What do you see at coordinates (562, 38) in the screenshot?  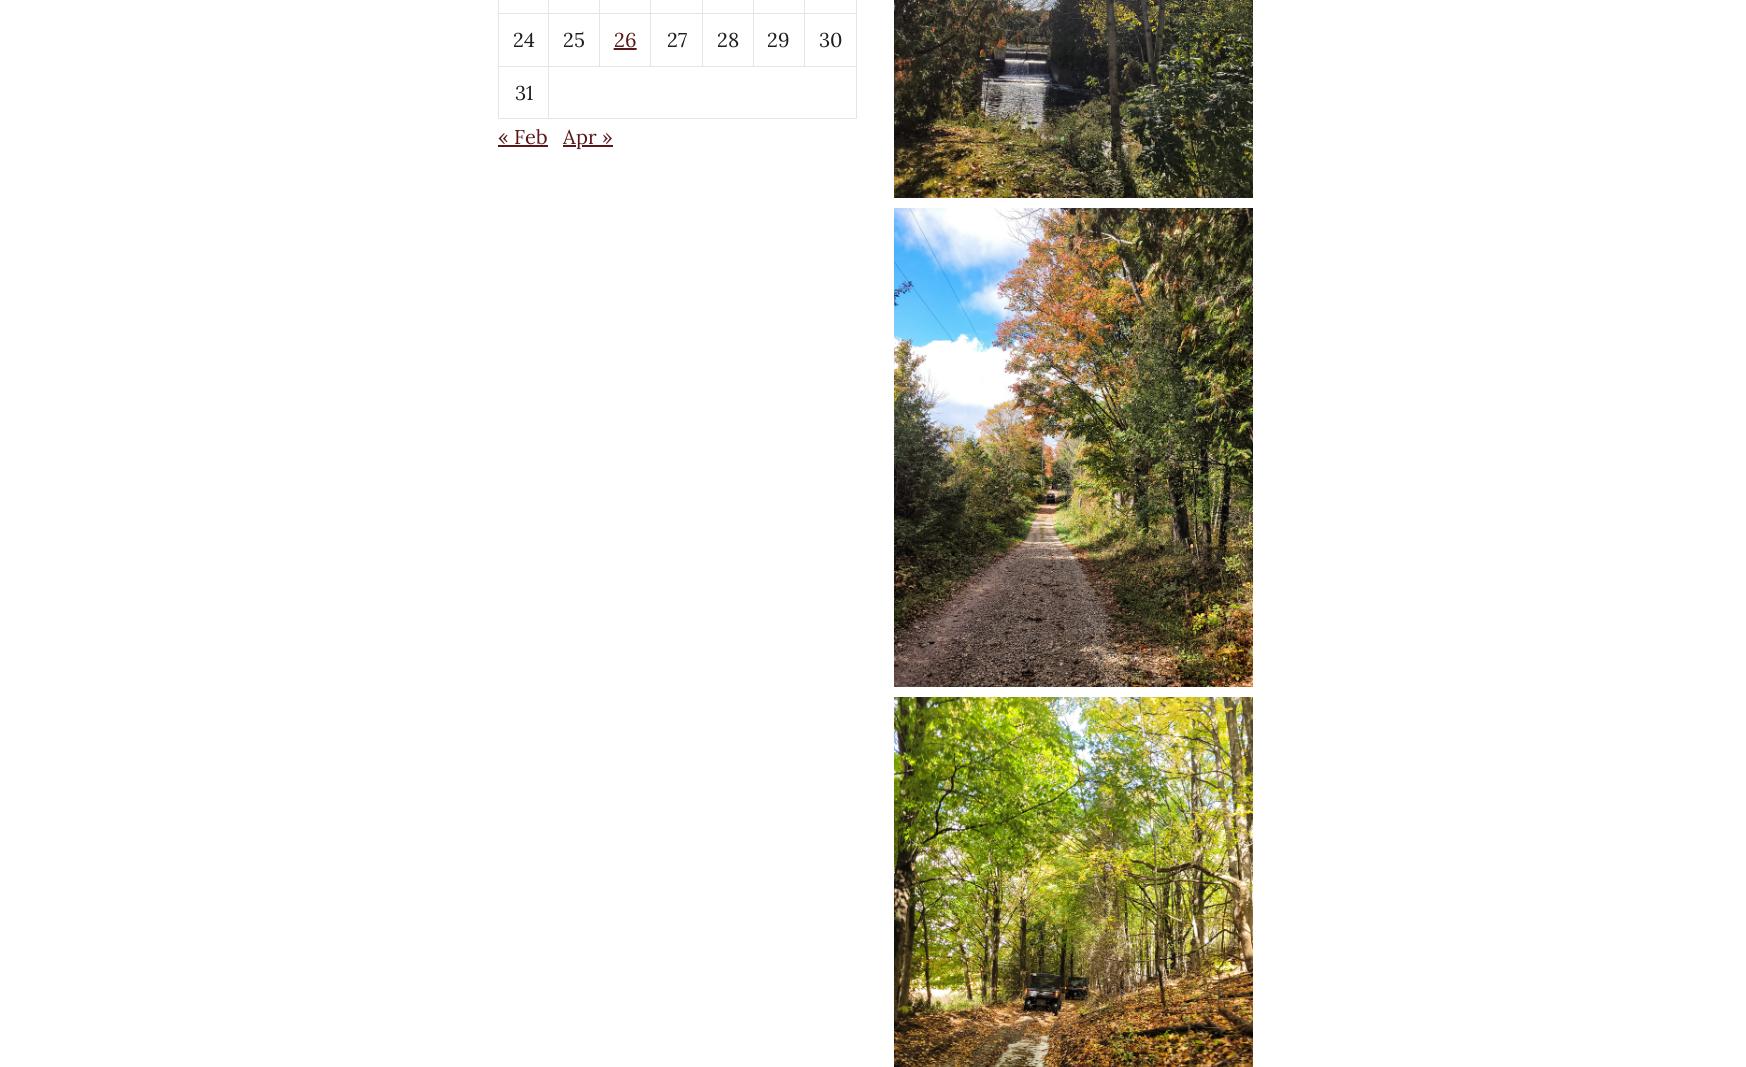 I see `'25'` at bounding box center [562, 38].